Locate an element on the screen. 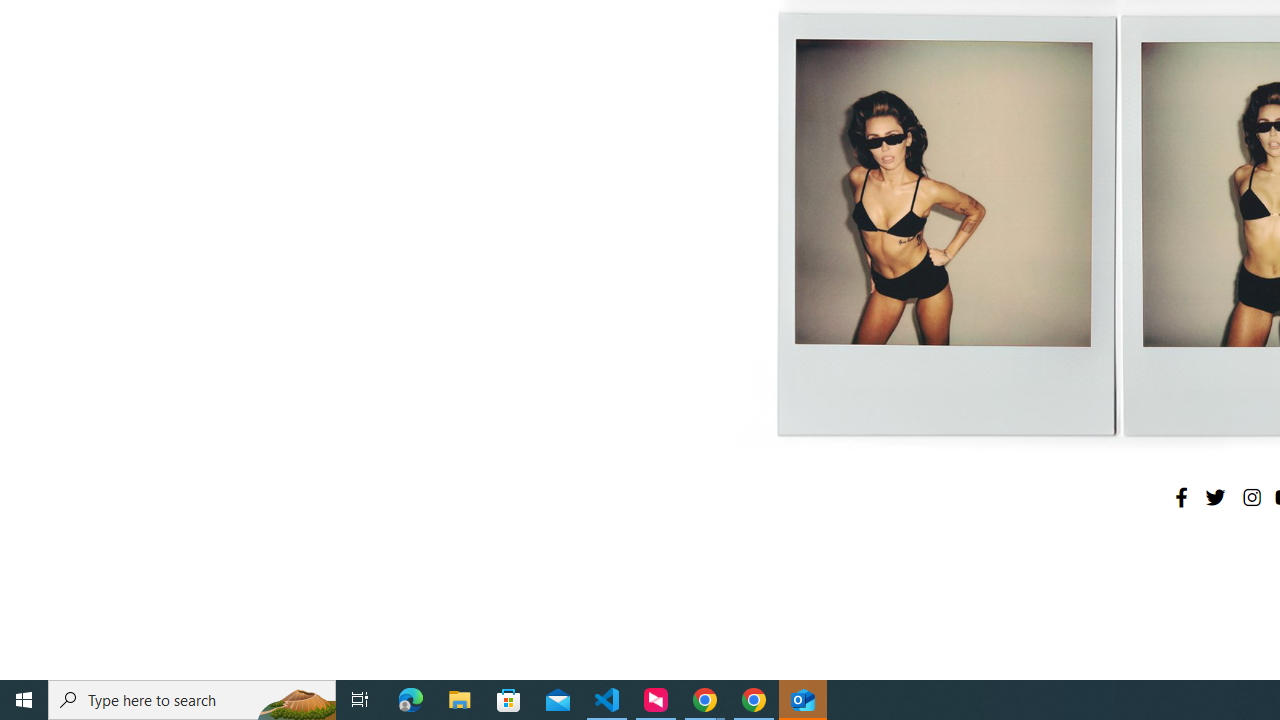 This screenshot has width=1280, height=720. 'Facebook' is located at coordinates (1181, 496).